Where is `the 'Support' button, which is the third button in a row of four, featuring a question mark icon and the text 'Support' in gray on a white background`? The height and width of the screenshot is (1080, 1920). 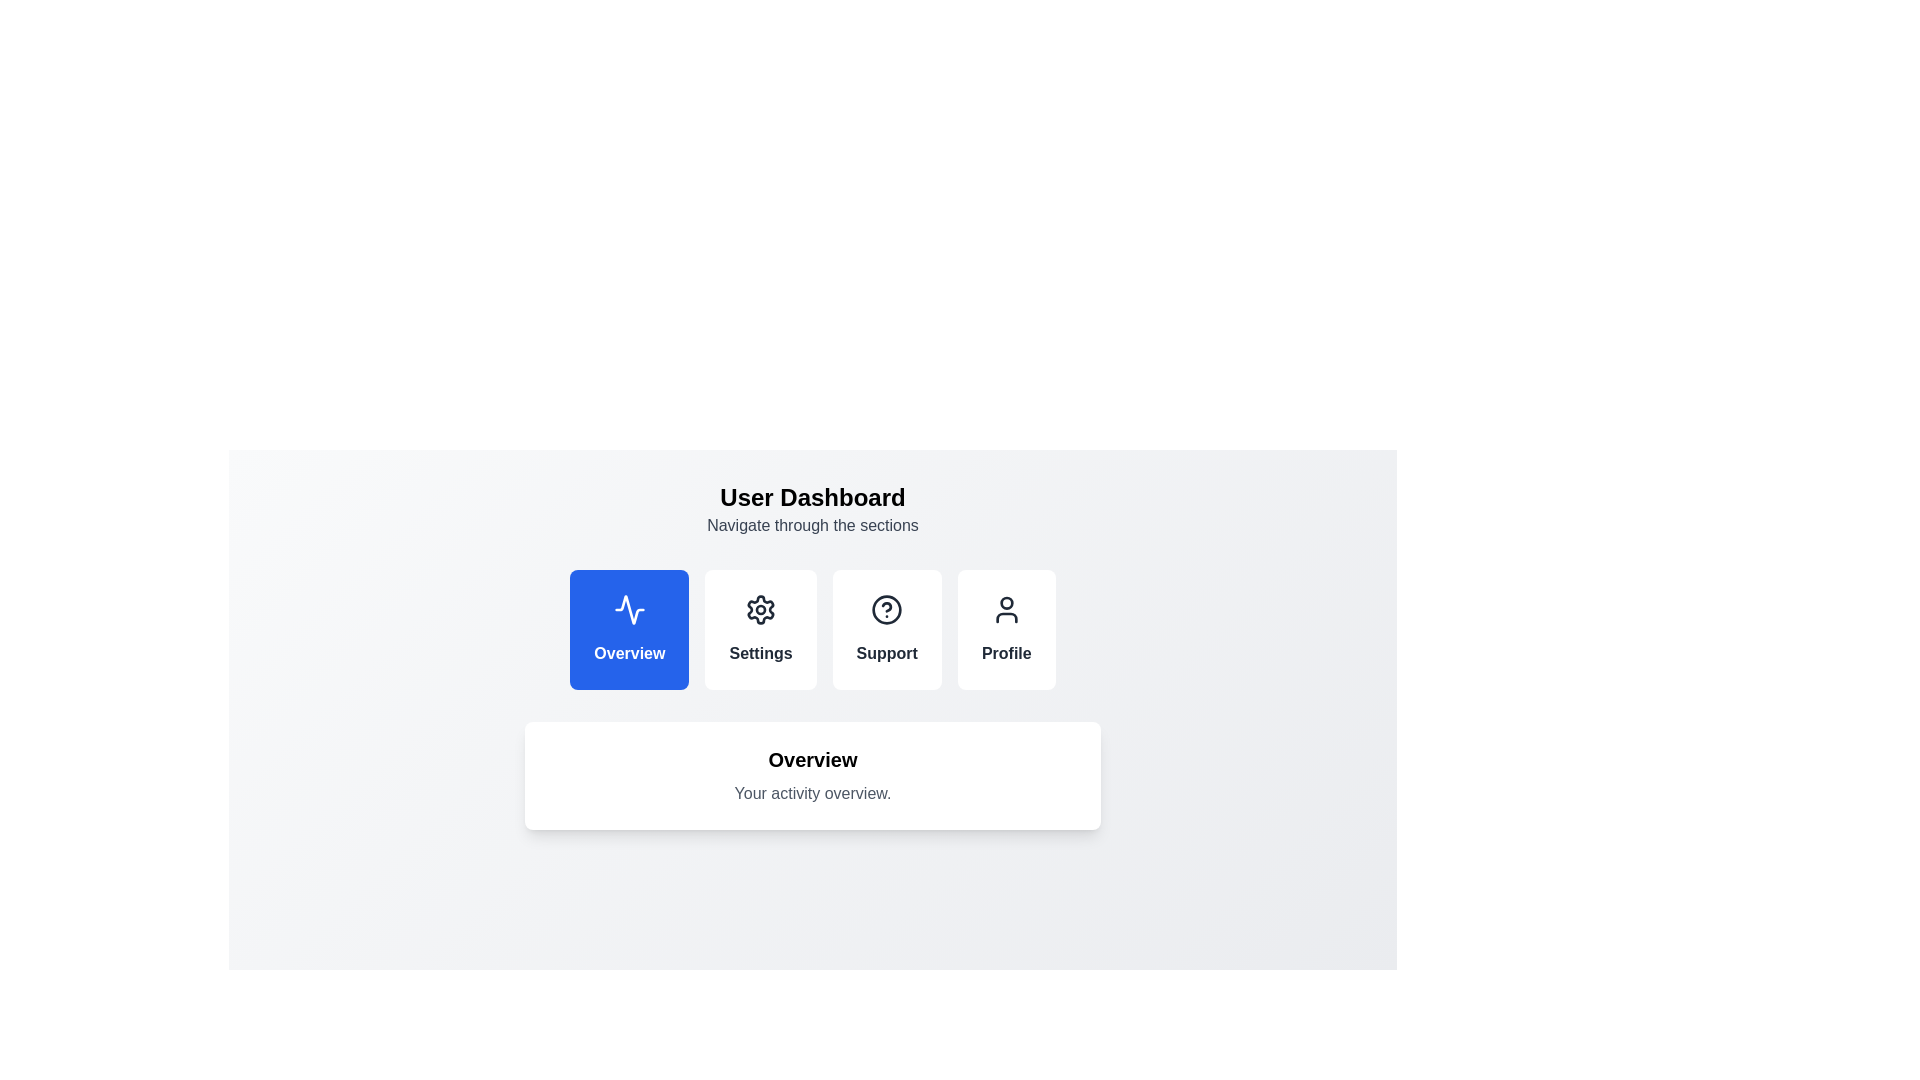 the 'Support' button, which is the third button in a row of four, featuring a question mark icon and the text 'Support' in gray on a white background is located at coordinates (886, 628).